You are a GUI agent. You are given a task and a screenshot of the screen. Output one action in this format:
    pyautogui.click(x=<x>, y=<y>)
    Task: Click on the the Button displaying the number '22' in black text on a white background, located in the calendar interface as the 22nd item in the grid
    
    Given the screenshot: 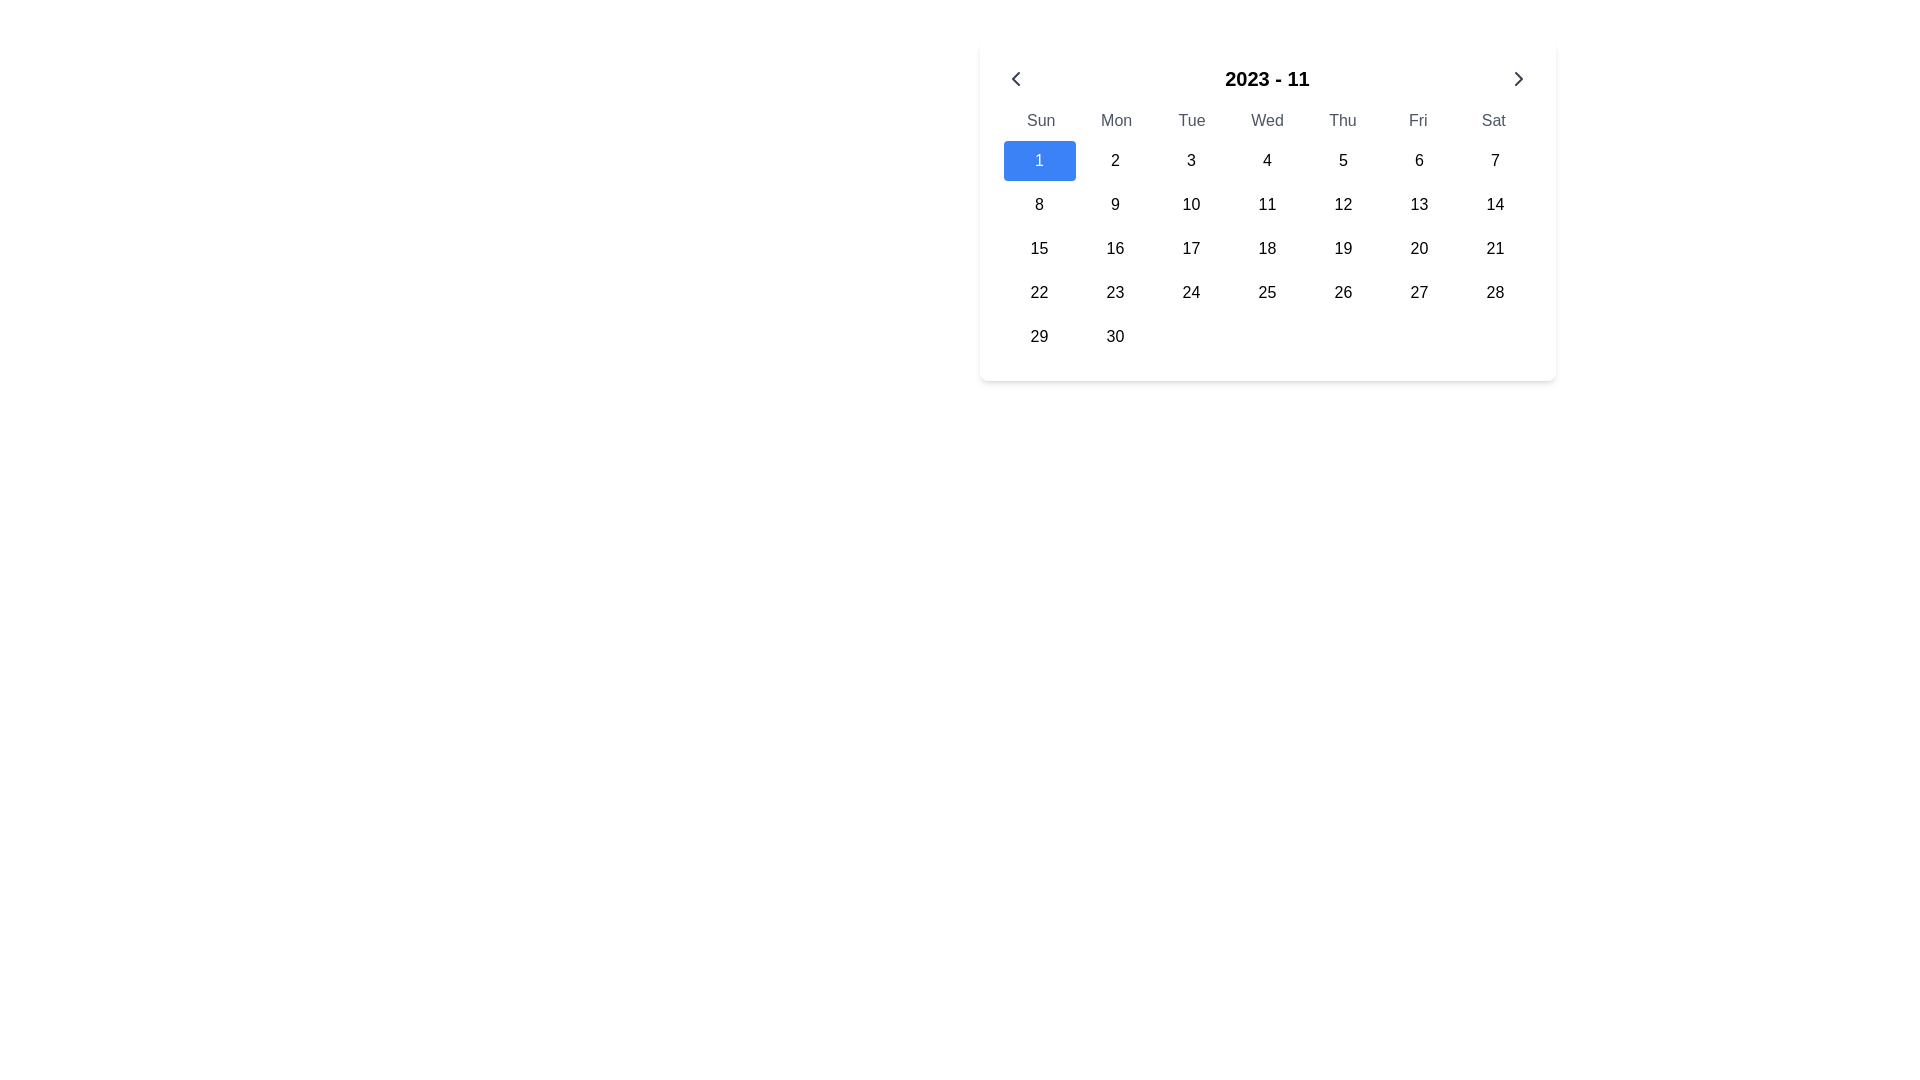 What is the action you would take?
    pyautogui.click(x=1039, y=293)
    